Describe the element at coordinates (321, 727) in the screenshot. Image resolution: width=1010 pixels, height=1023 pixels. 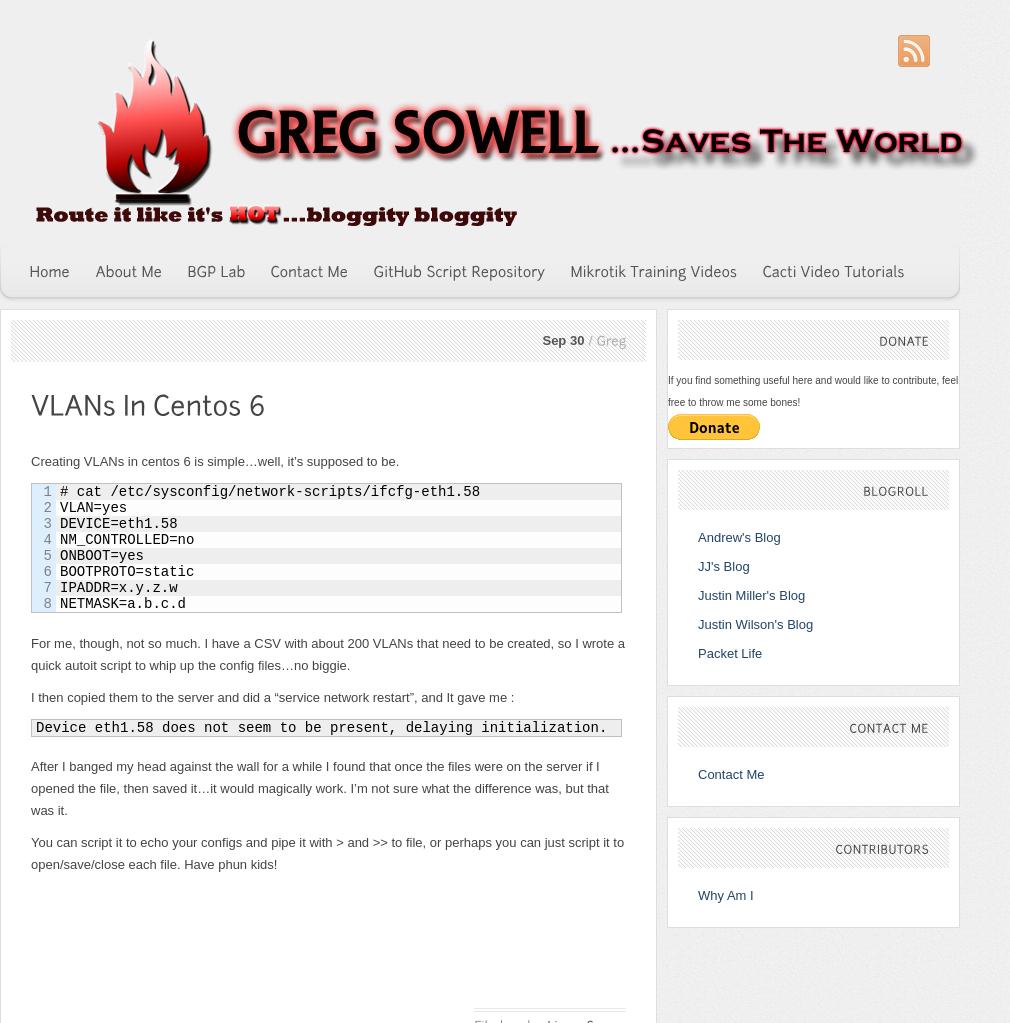
I see `'Device eth1.58 does not seem to be present, delaying initialization.'` at that location.